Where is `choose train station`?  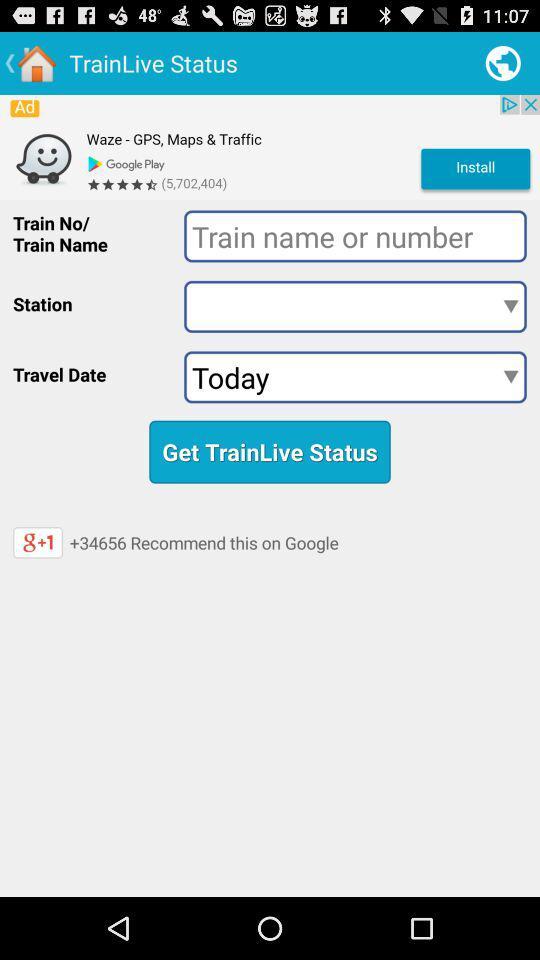
choose train station is located at coordinates (354, 306).